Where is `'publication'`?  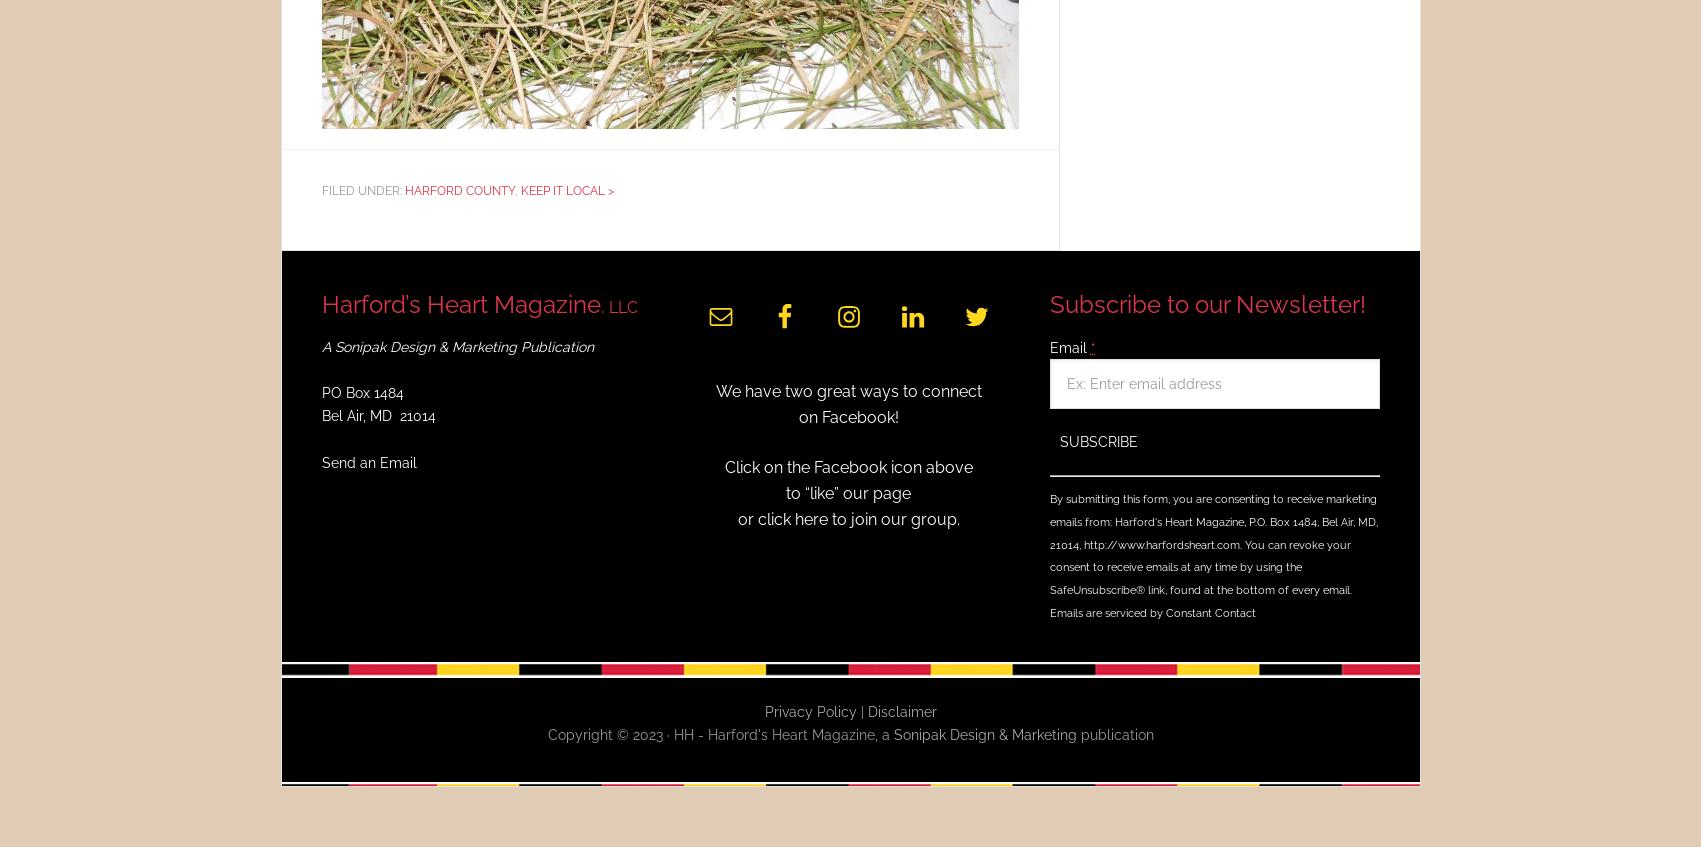 'publication' is located at coordinates (1113, 733).